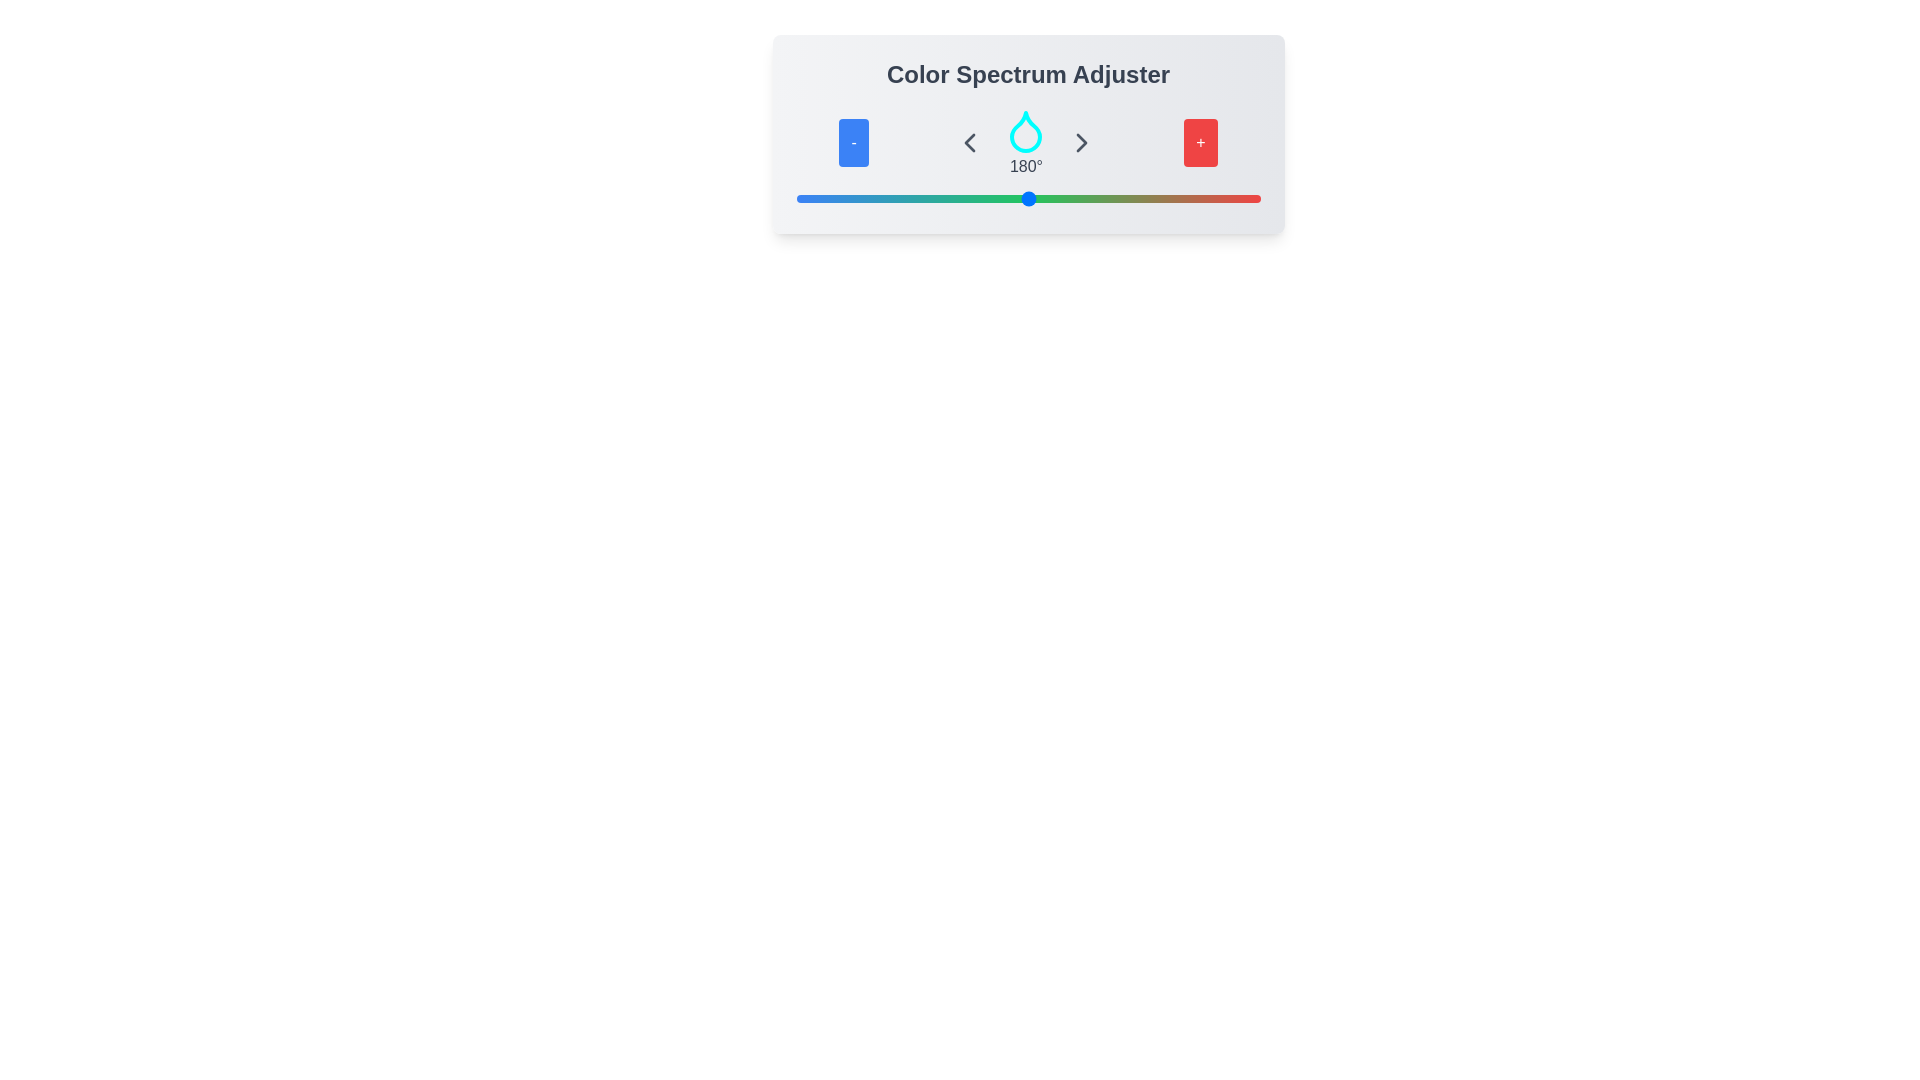 This screenshot has height=1080, width=1920. What do you see at coordinates (1036, 199) in the screenshot?
I see `the slider to set the color spectrum to 186` at bounding box center [1036, 199].